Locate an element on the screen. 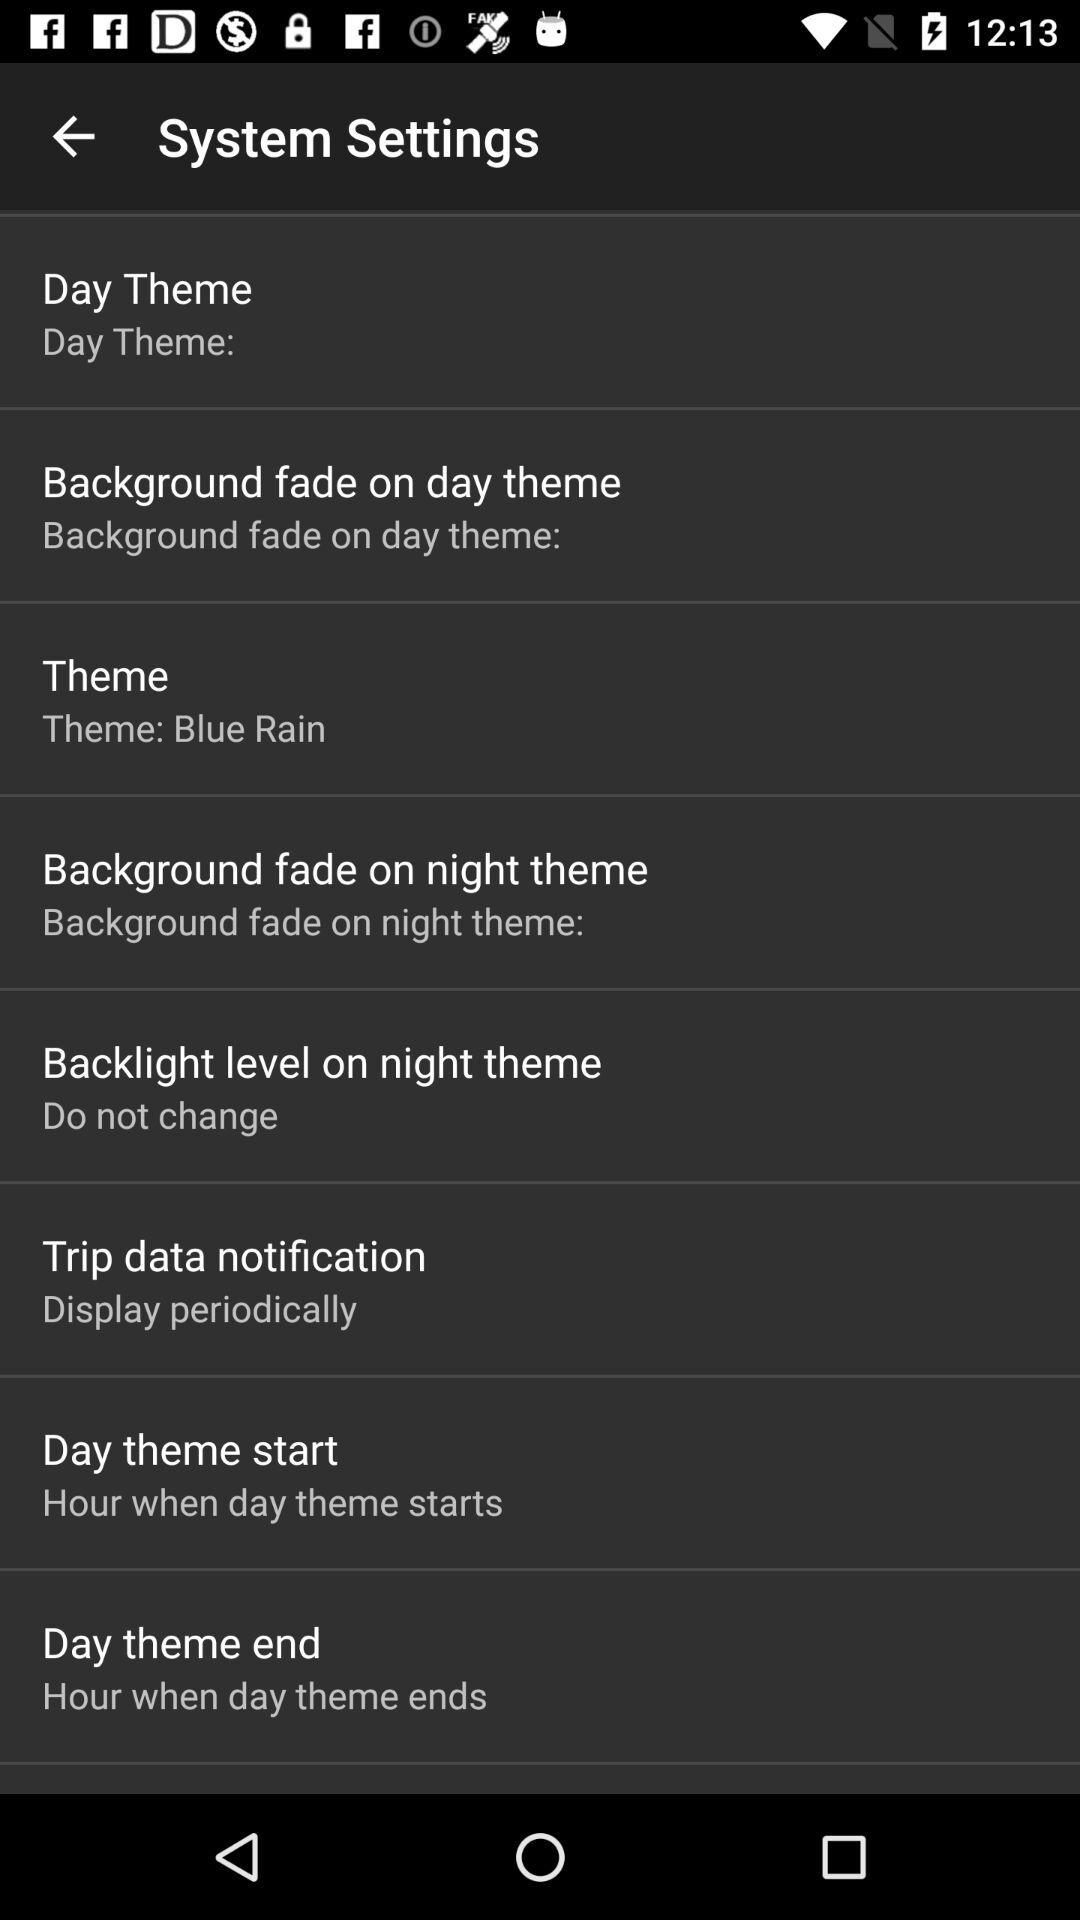 Image resolution: width=1080 pixels, height=1920 pixels. the app below backlight level on app is located at coordinates (159, 1113).